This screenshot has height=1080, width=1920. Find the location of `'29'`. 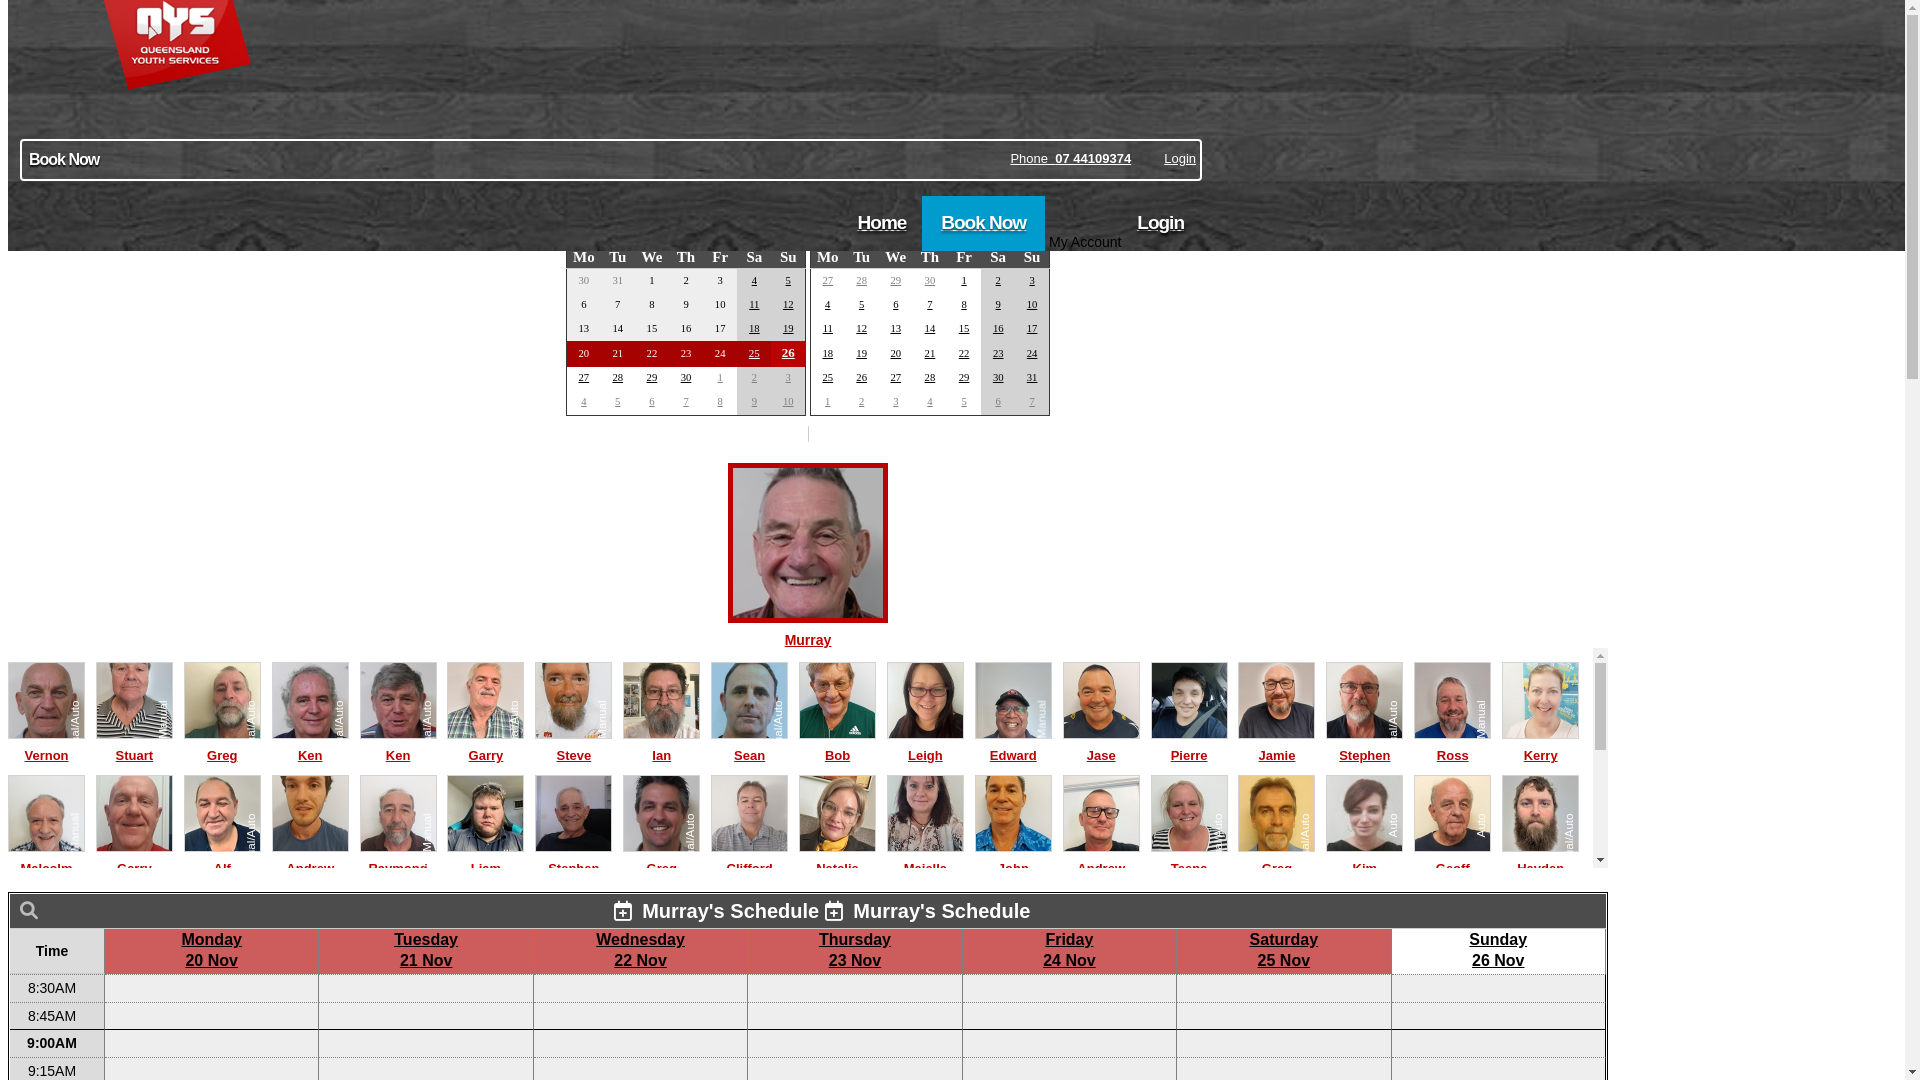

'29' is located at coordinates (652, 377).